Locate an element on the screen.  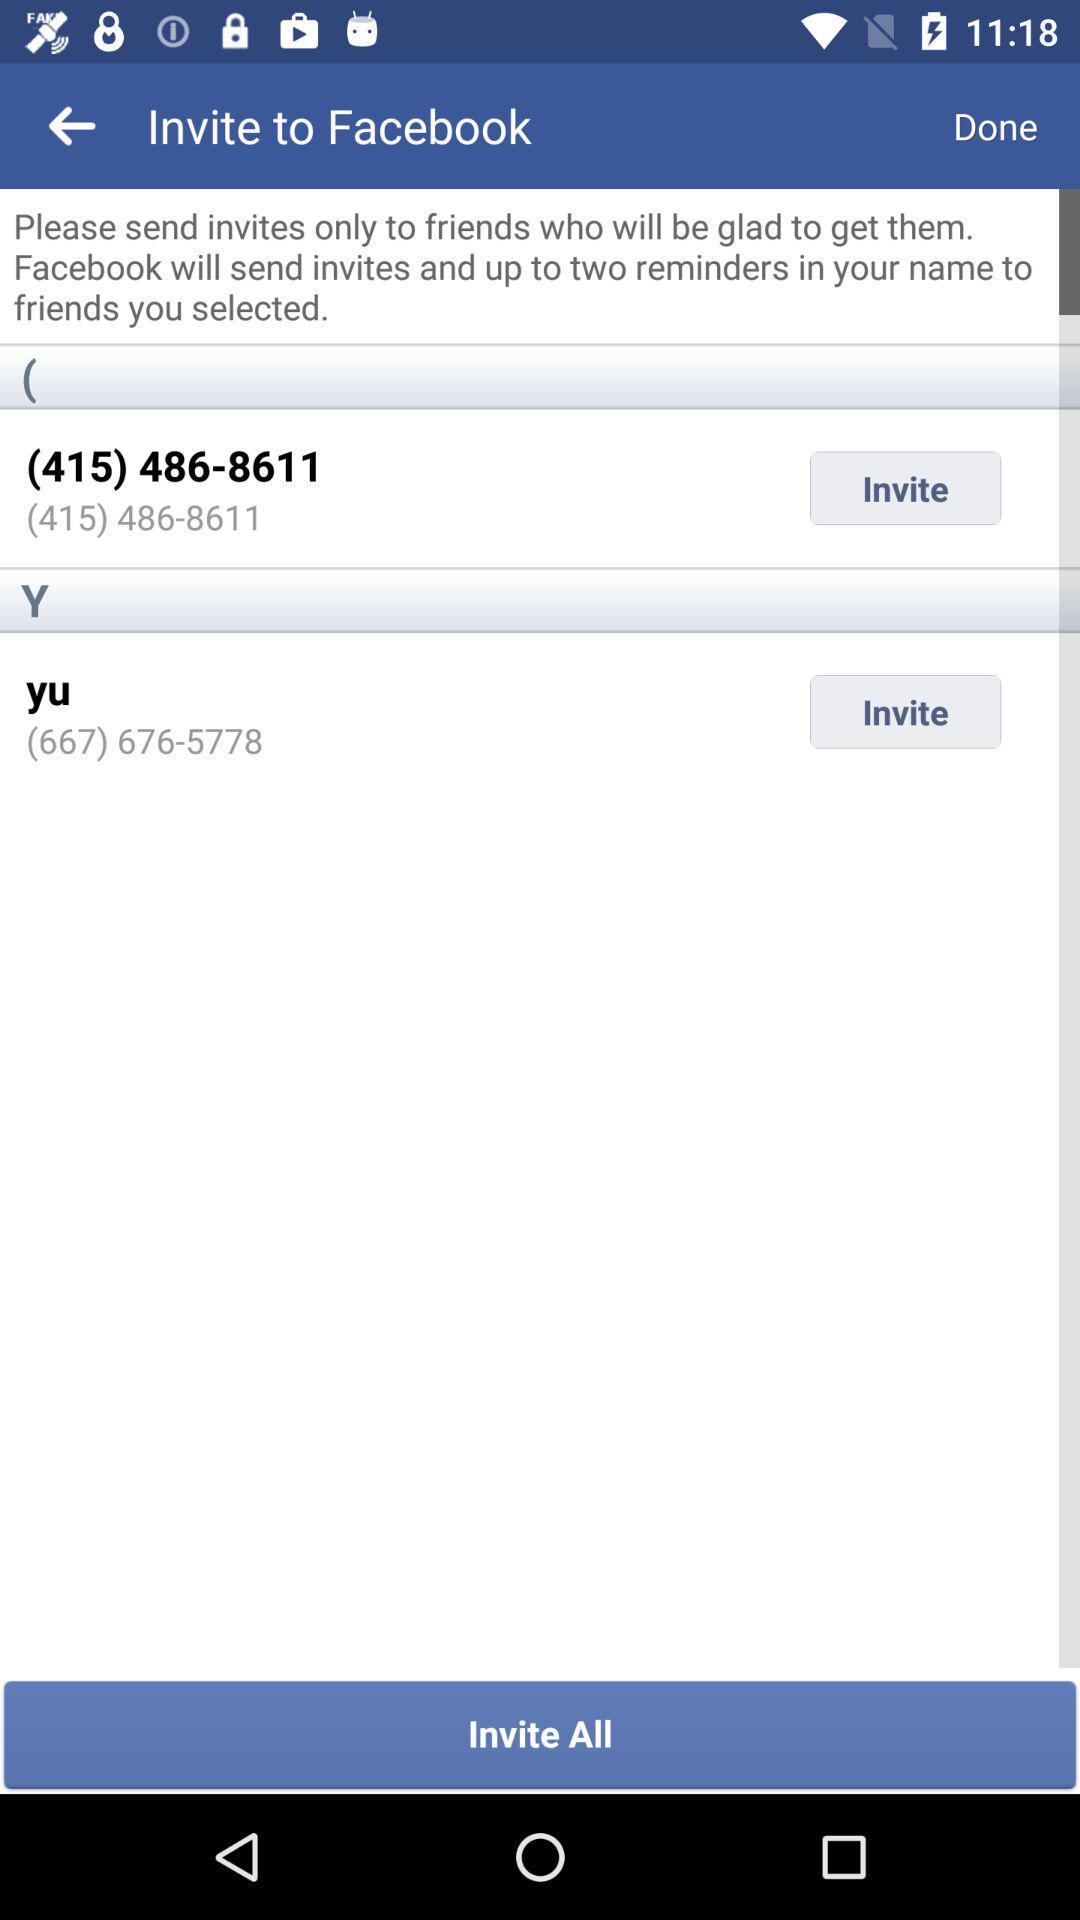
item next to invite icon is located at coordinates (47, 688).